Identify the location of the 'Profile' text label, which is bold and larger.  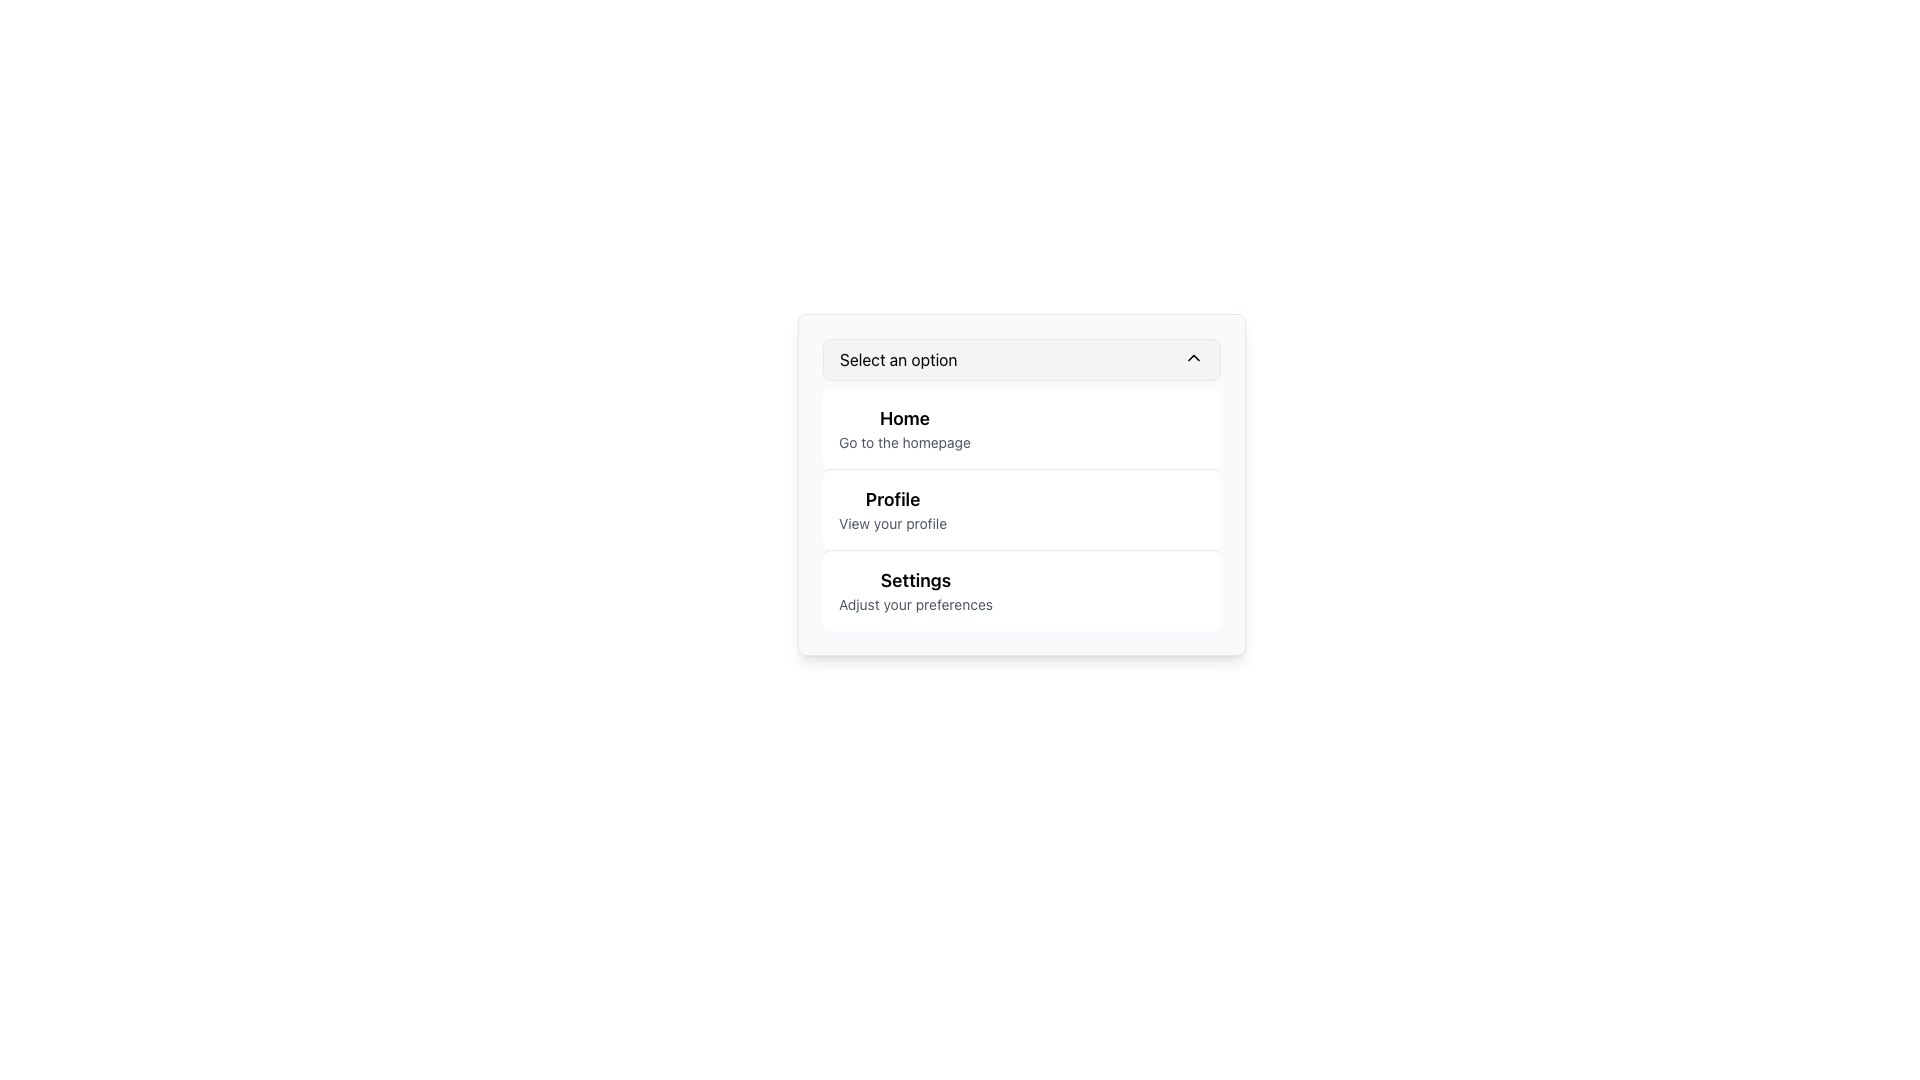
(892, 508).